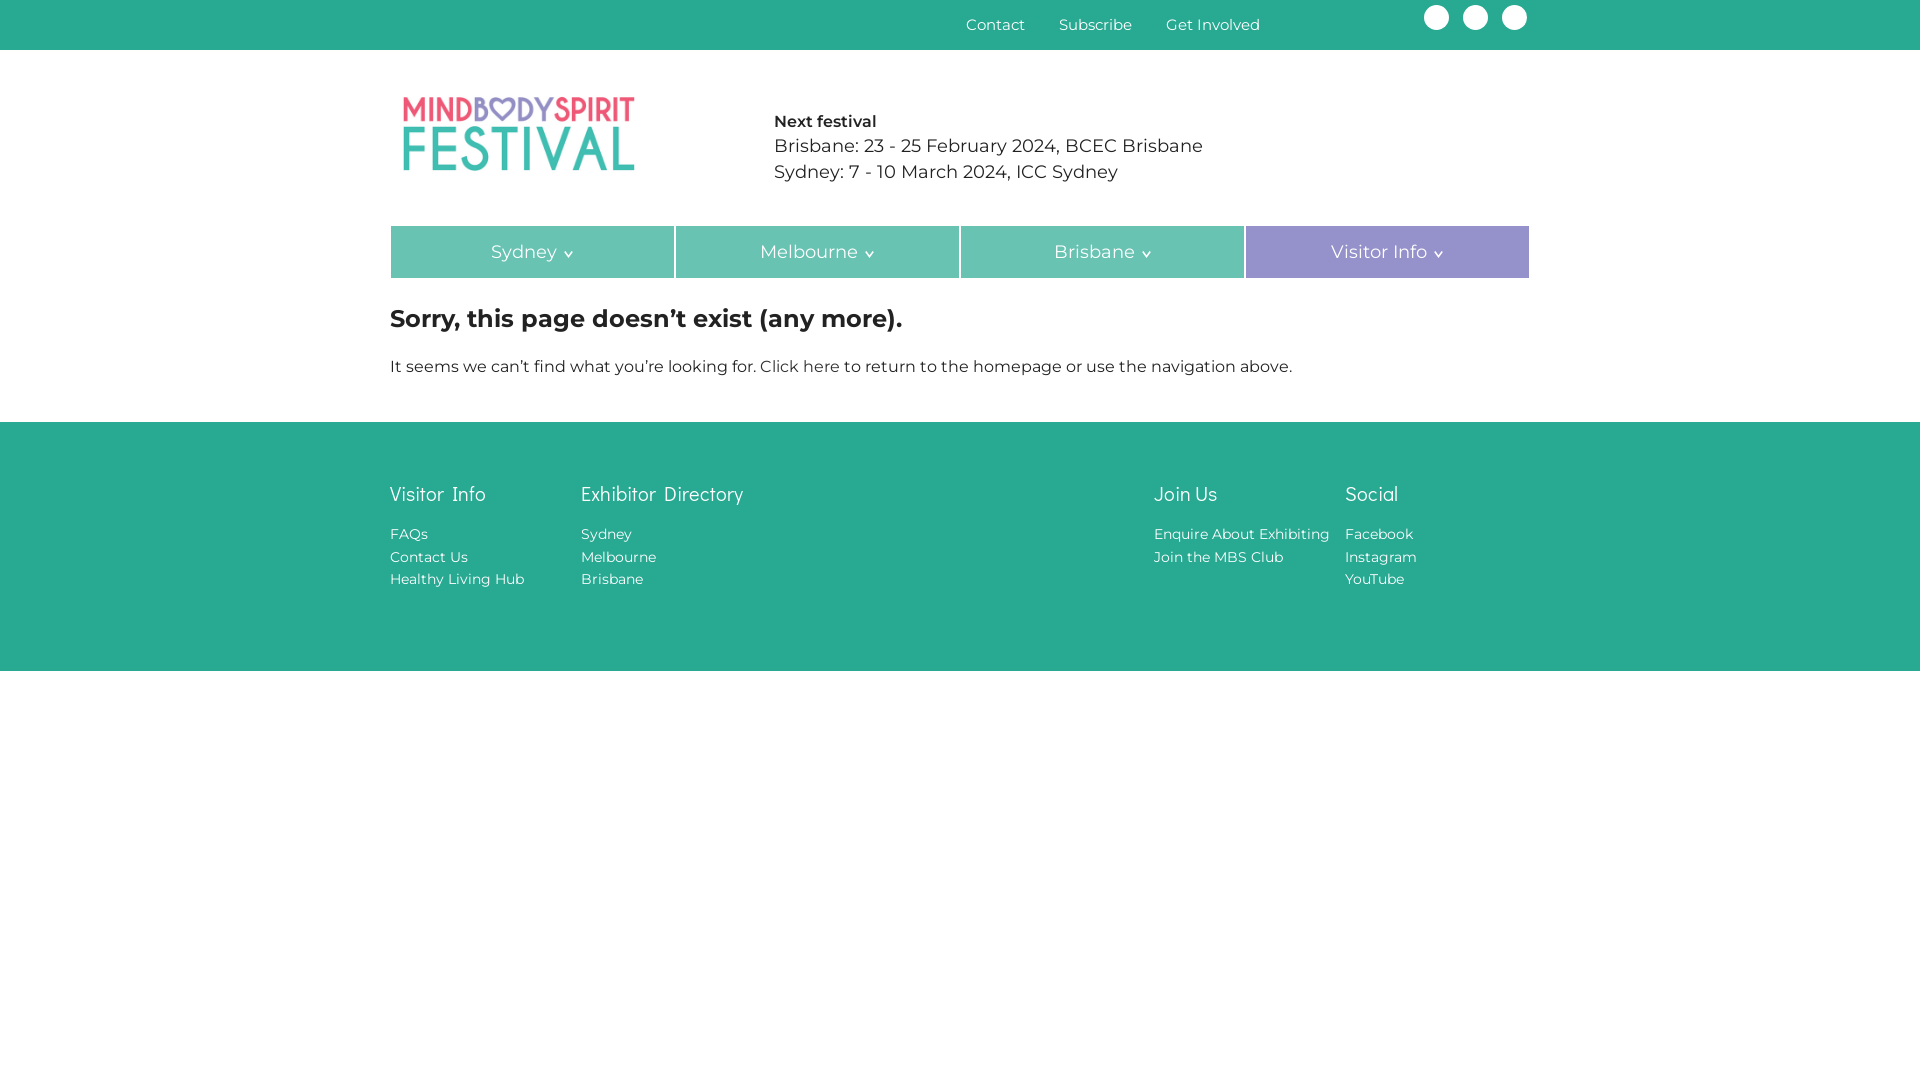 This screenshot has width=1920, height=1080. I want to click on 'Social', so click(1436, 493).